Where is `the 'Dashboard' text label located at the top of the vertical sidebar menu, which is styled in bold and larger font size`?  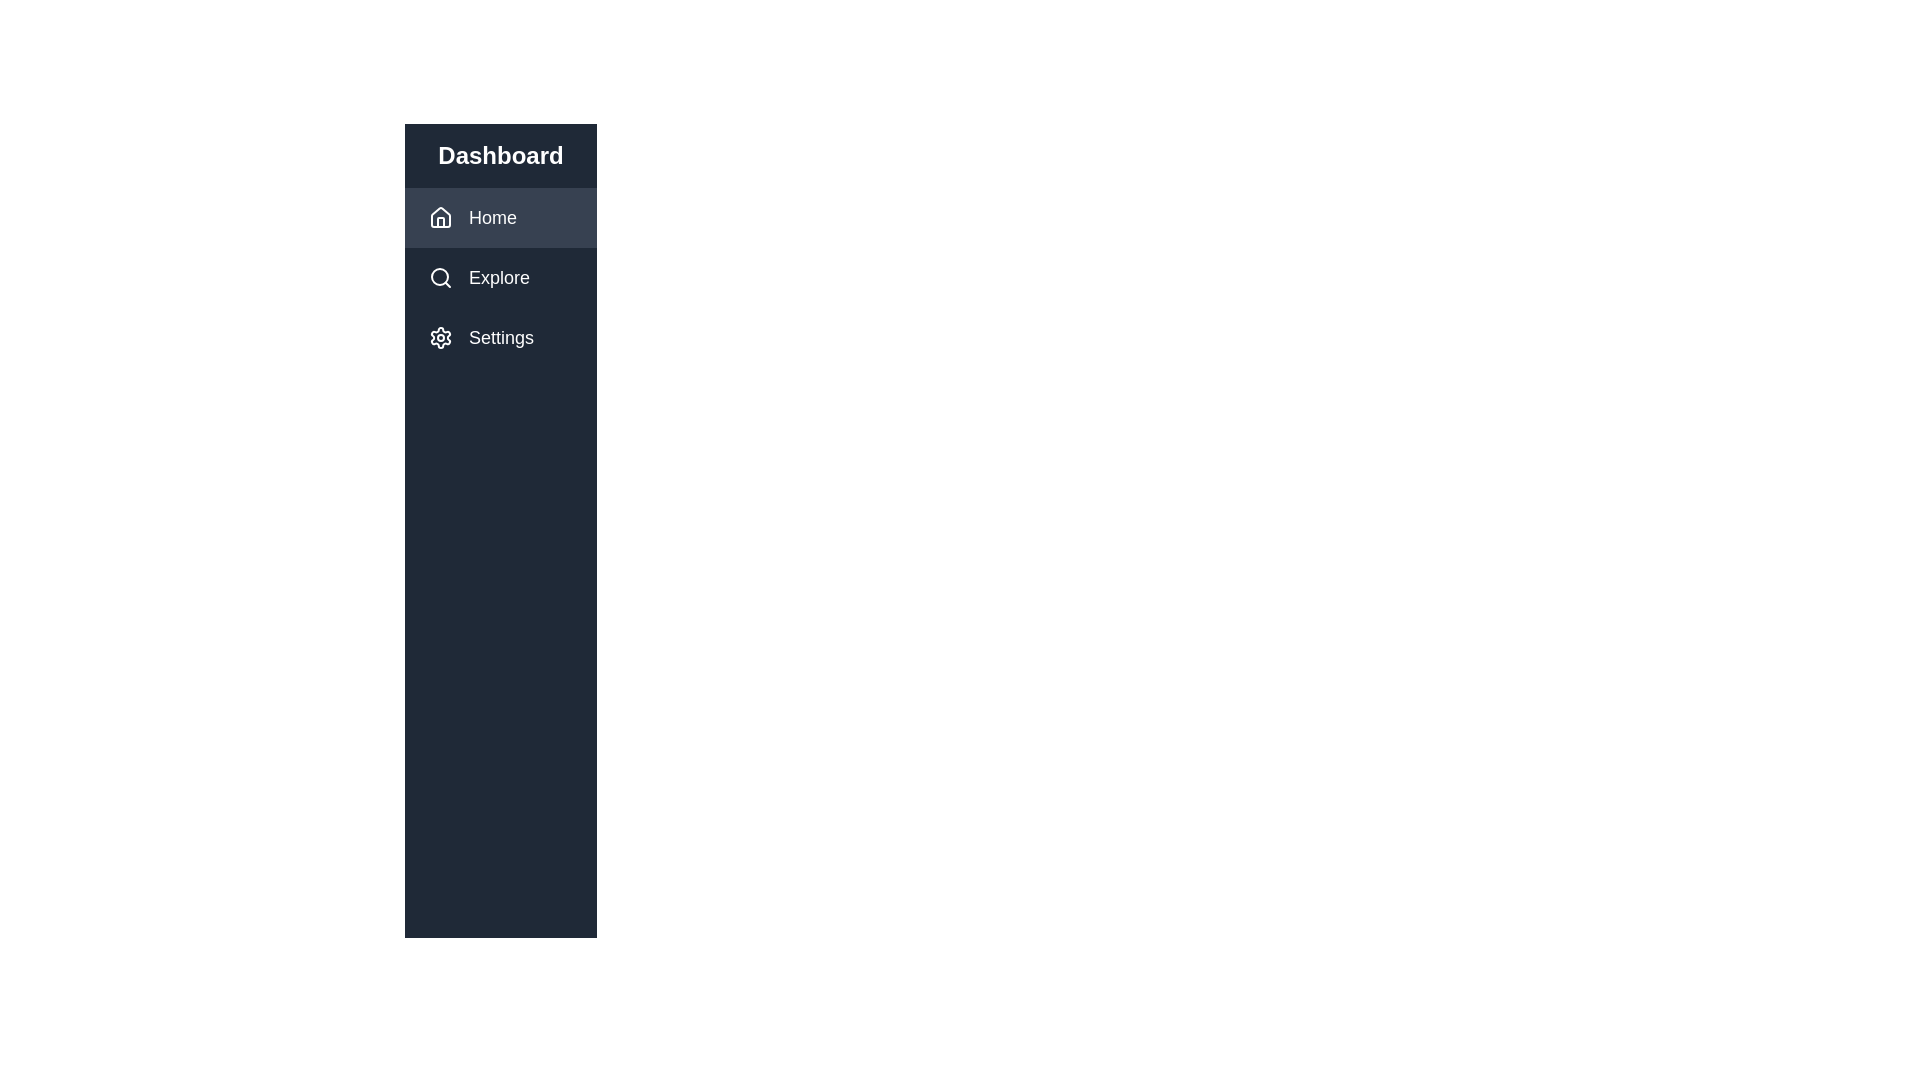 the 'Dashboard' text label located at the top of the vertical sidebar menu, which is styled in bold and larger font size is located at coordinates (500, 154).